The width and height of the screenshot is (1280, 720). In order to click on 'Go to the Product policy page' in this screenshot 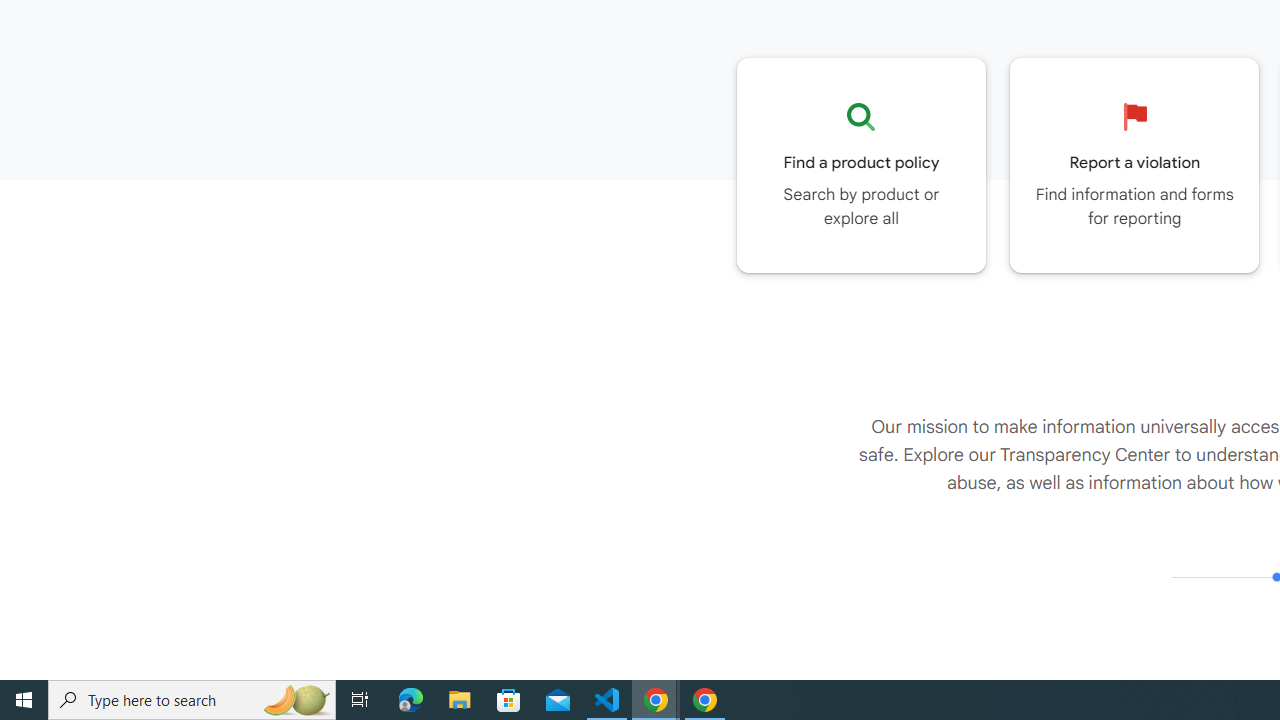, I will do `click(861, 164)`.